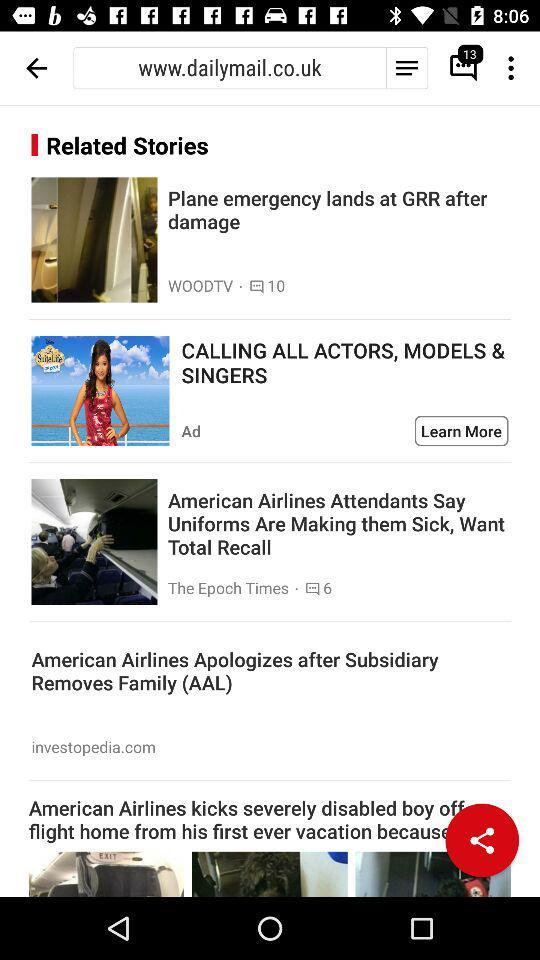  What do you see at coordinates (99, 390) in the screenshot?
I see `open advertisement` at bounding box center [99, 390].